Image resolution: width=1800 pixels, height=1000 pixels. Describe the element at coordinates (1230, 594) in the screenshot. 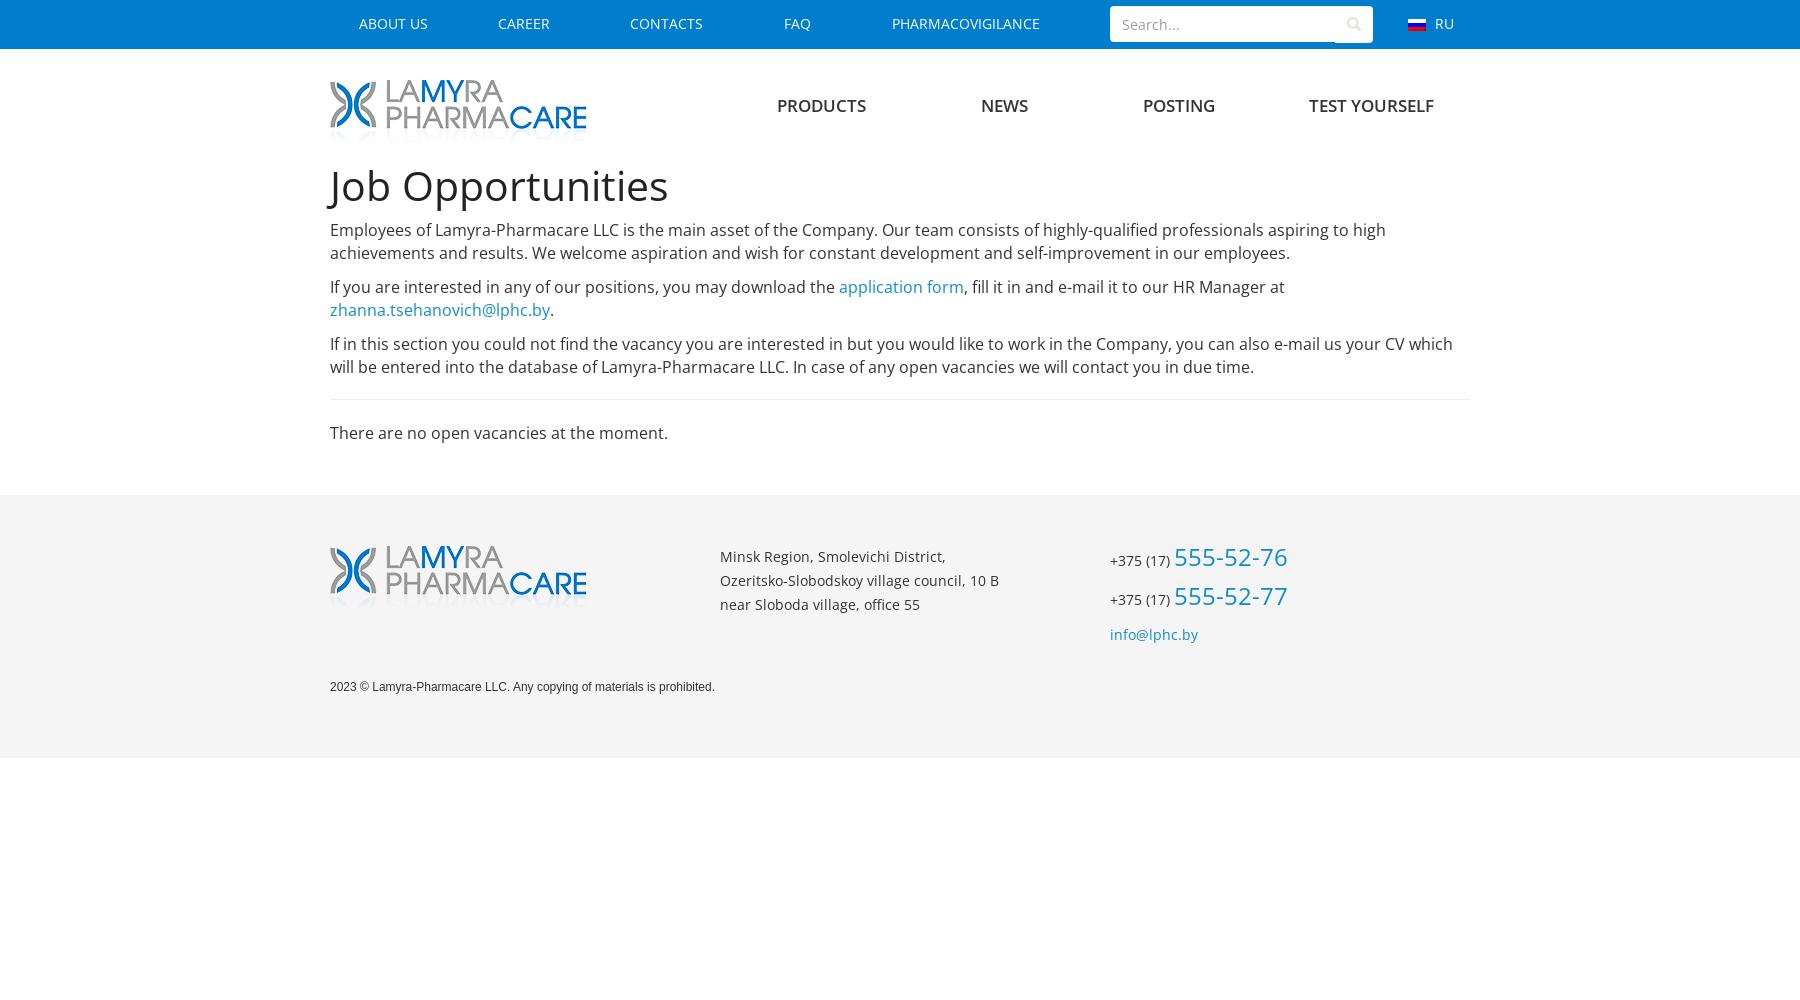

I see `'555-52-77'` at that location.